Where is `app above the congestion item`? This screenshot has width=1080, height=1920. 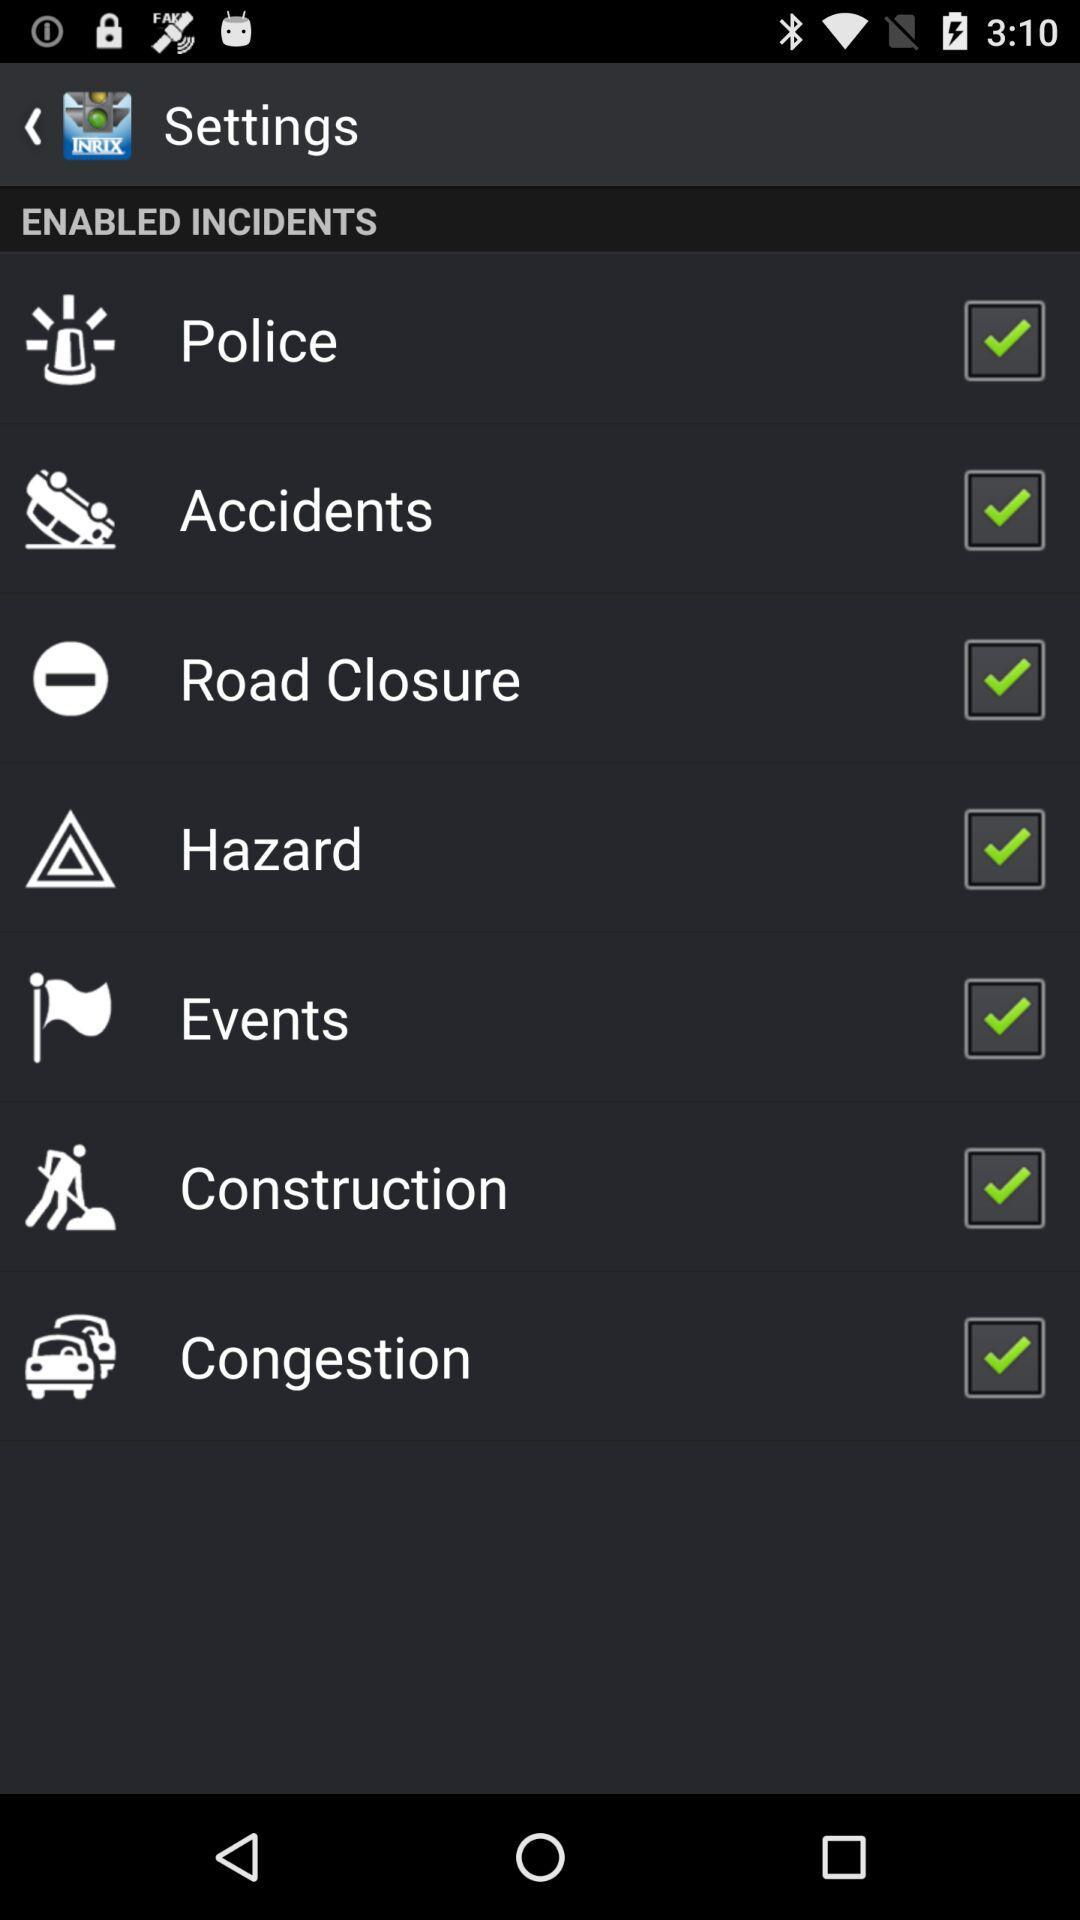 app above the congestion item is located at coordinates (342, 1186).